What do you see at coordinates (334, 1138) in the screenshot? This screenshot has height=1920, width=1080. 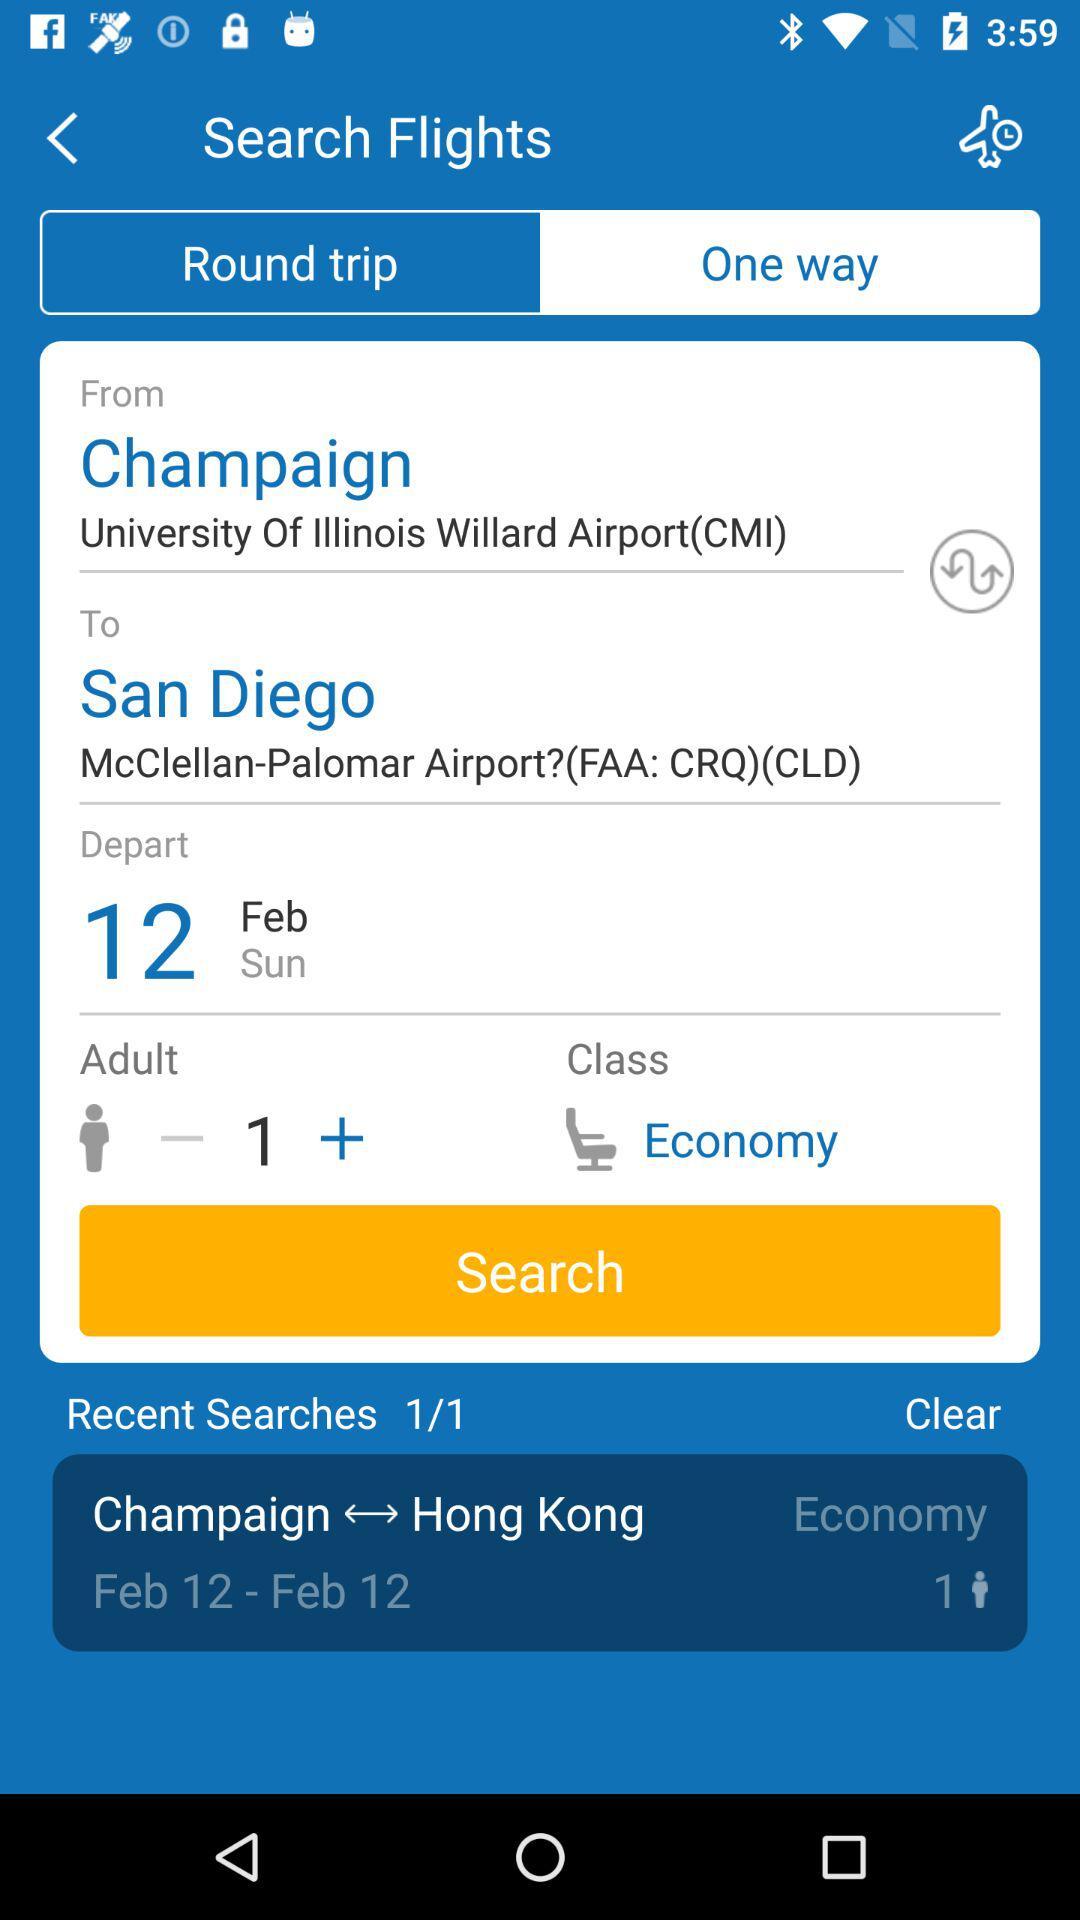 I see `icon above search icon` at bounding box center [334, 1138].